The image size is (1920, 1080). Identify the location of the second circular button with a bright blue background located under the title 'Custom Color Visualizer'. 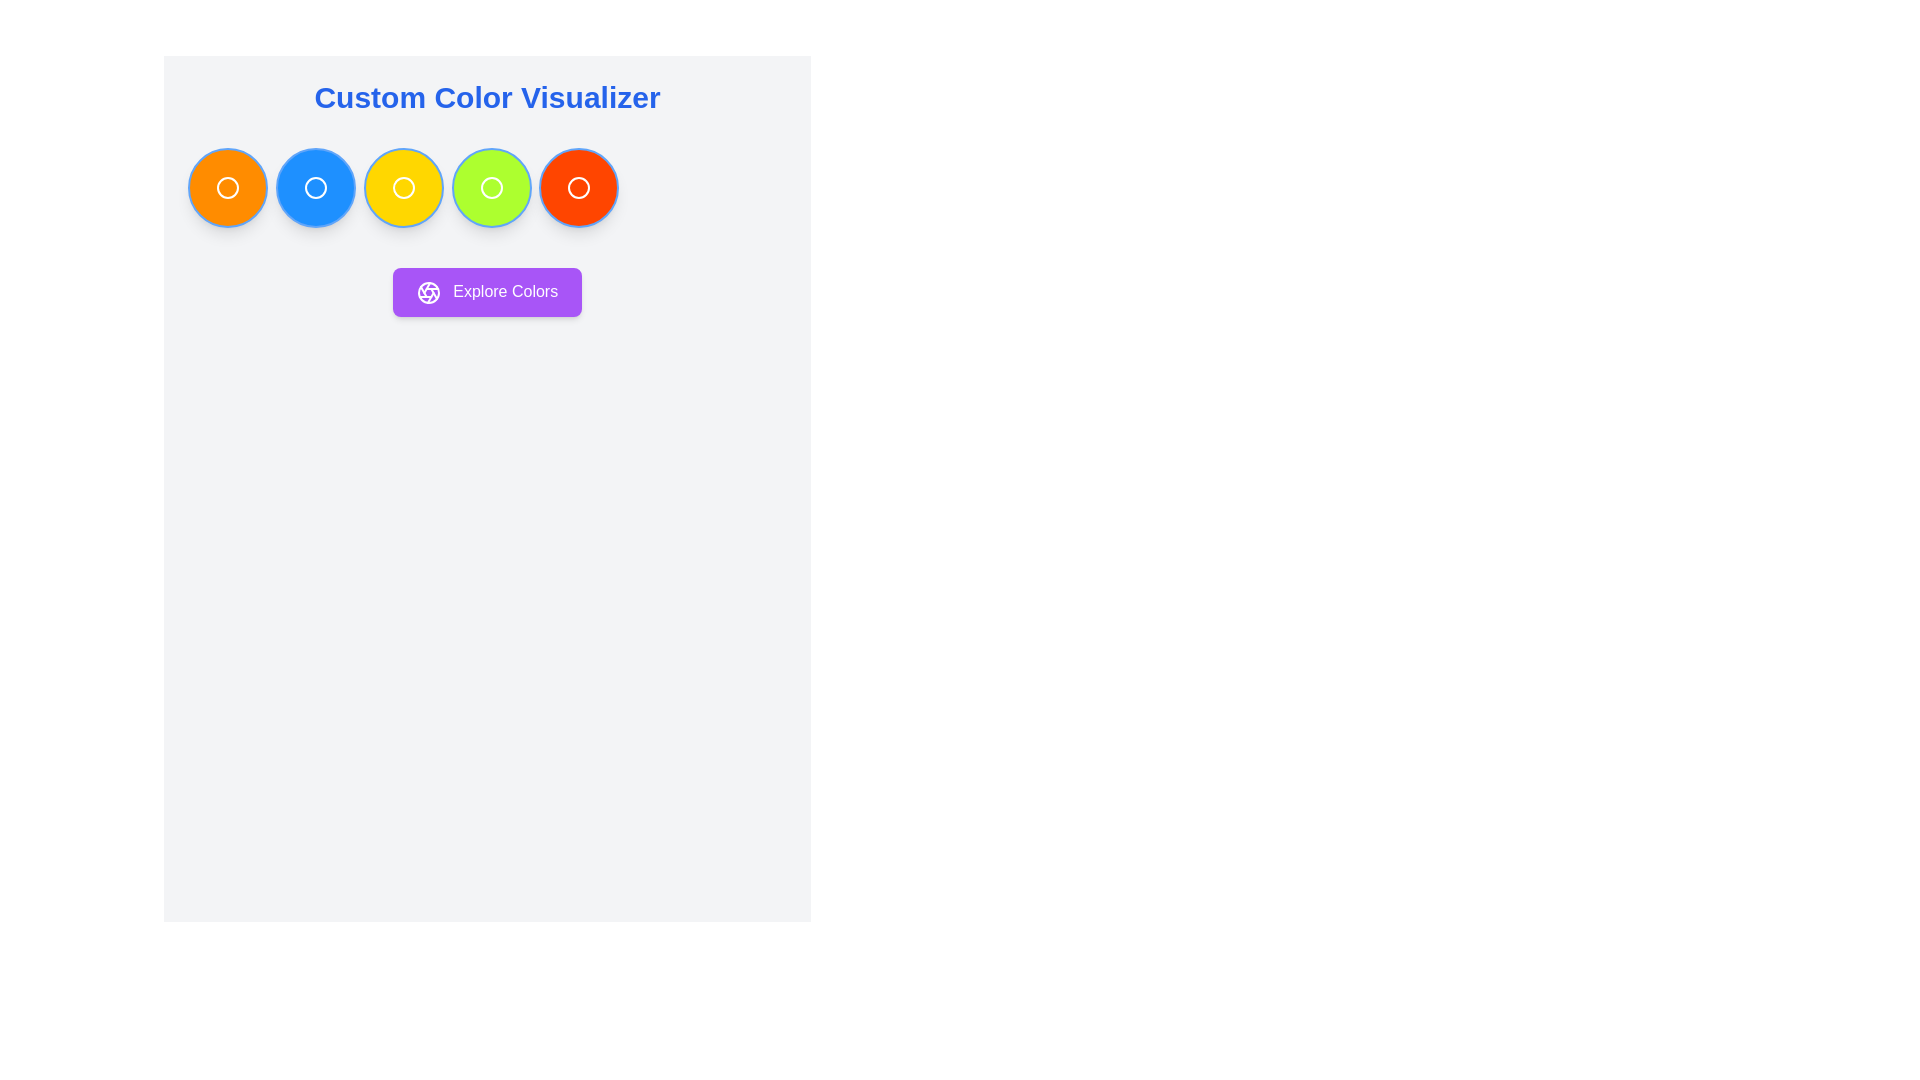
(314, 188).